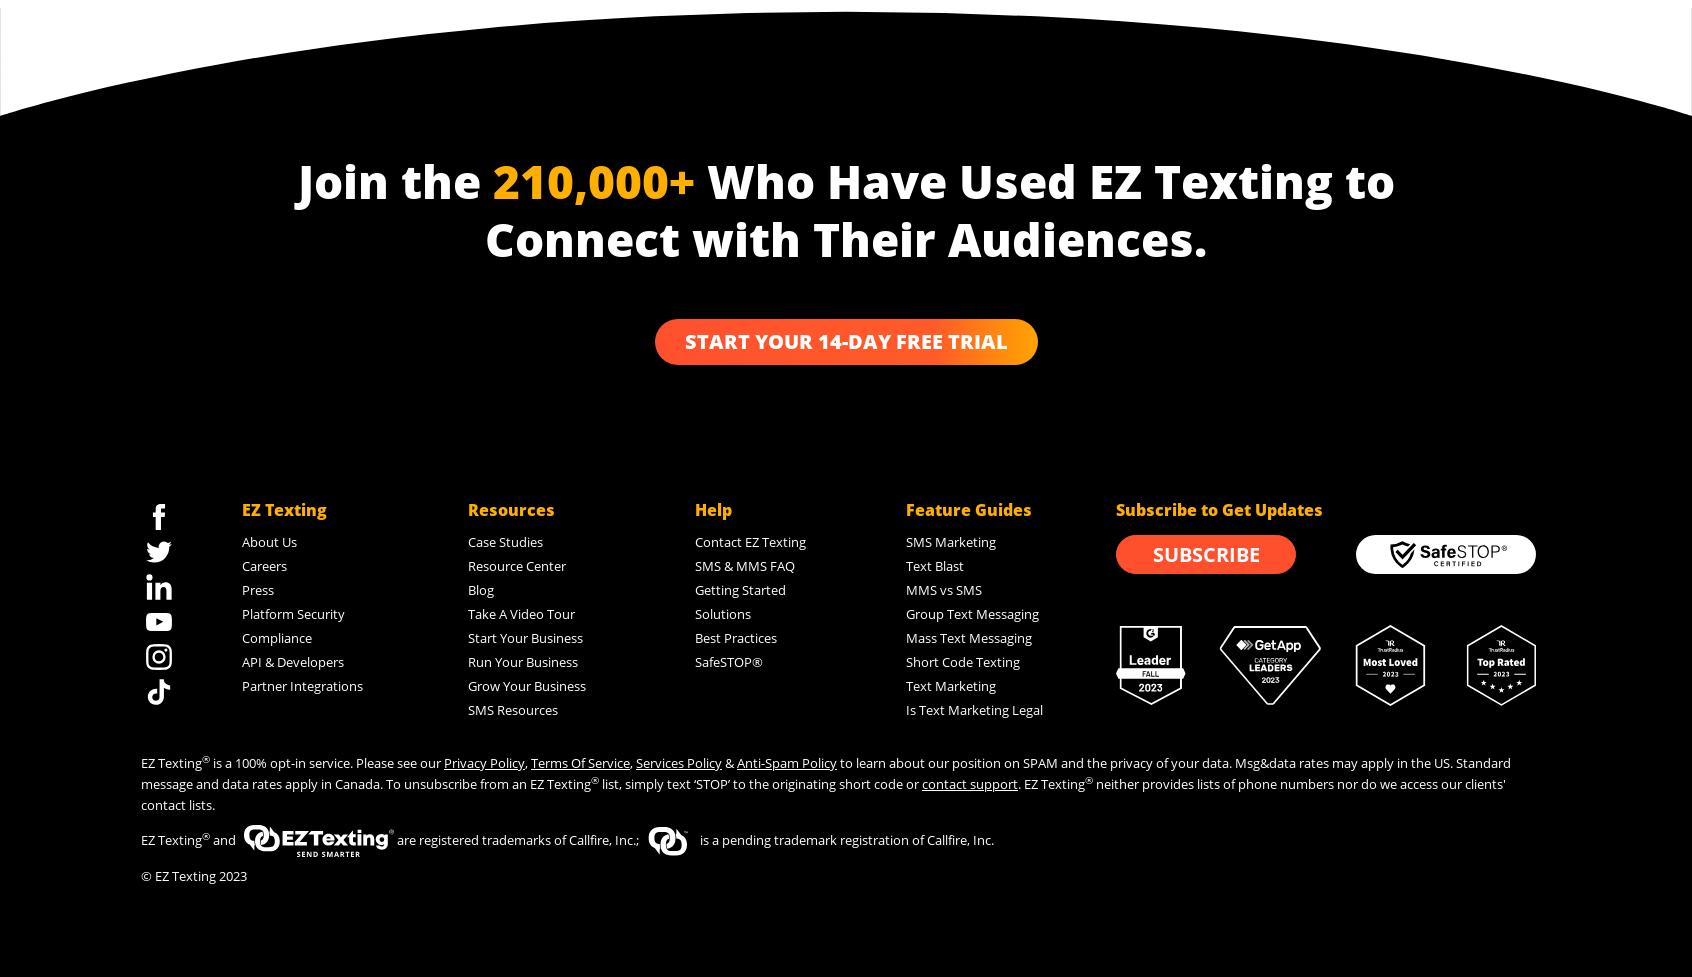 The image size is (1692, 977). What do you see at coordinates (962, 662) in the screenshot?
I see `'Short Code Texting'` at bounding box center [962, 662].